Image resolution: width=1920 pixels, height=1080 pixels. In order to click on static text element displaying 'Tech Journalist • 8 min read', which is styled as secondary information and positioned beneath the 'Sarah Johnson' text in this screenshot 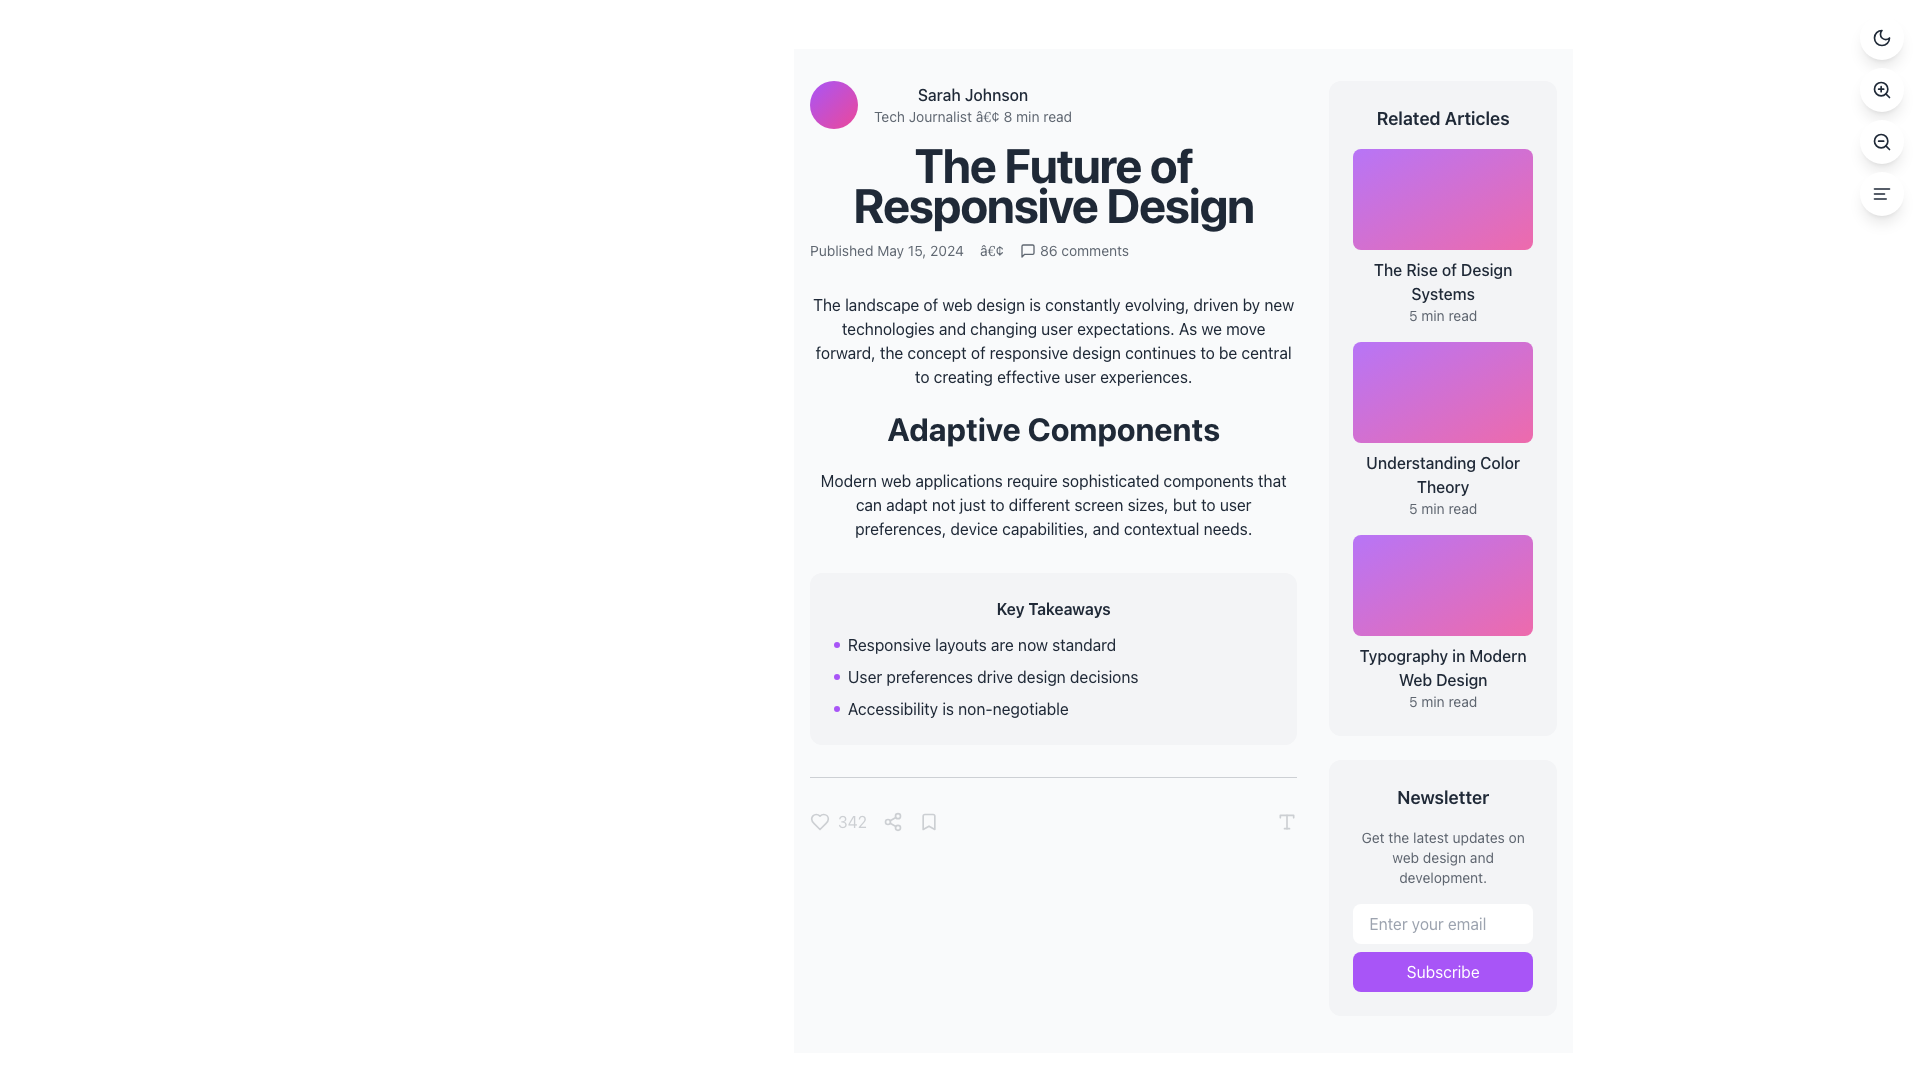, I will do `click(973, 116)`.